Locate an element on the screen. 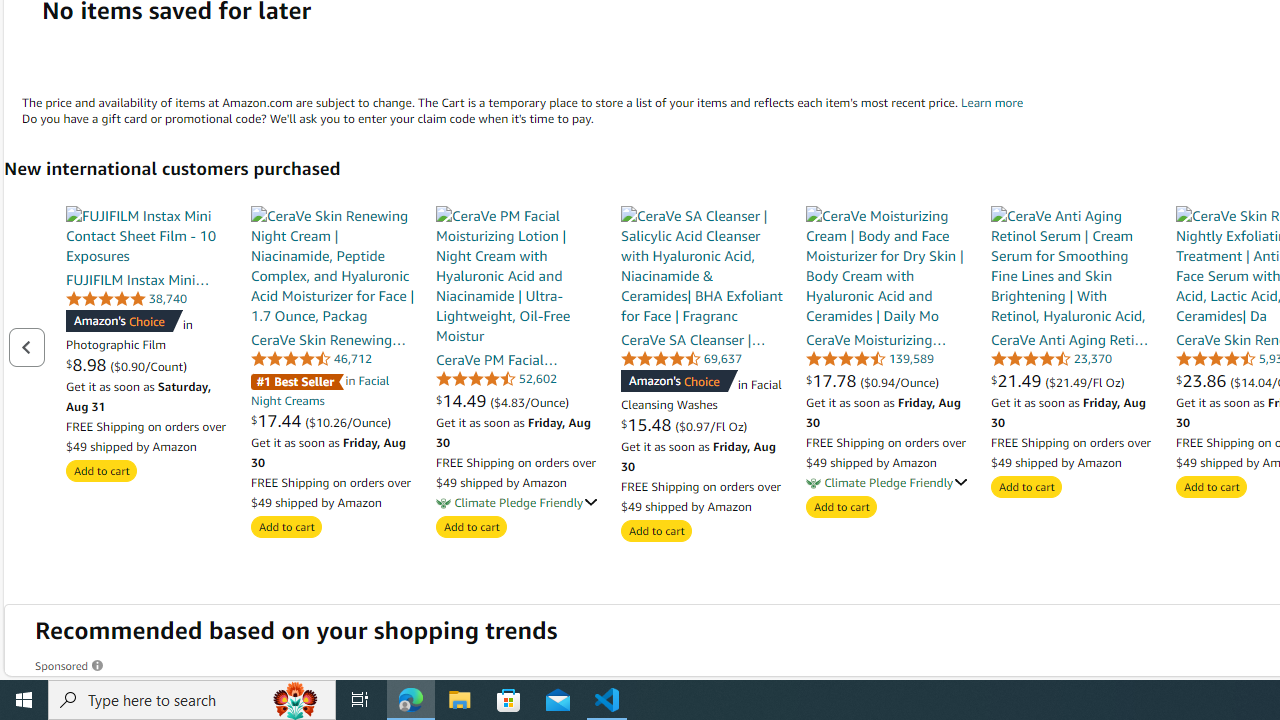  'Previous page' is located at coordinates (26, 346).